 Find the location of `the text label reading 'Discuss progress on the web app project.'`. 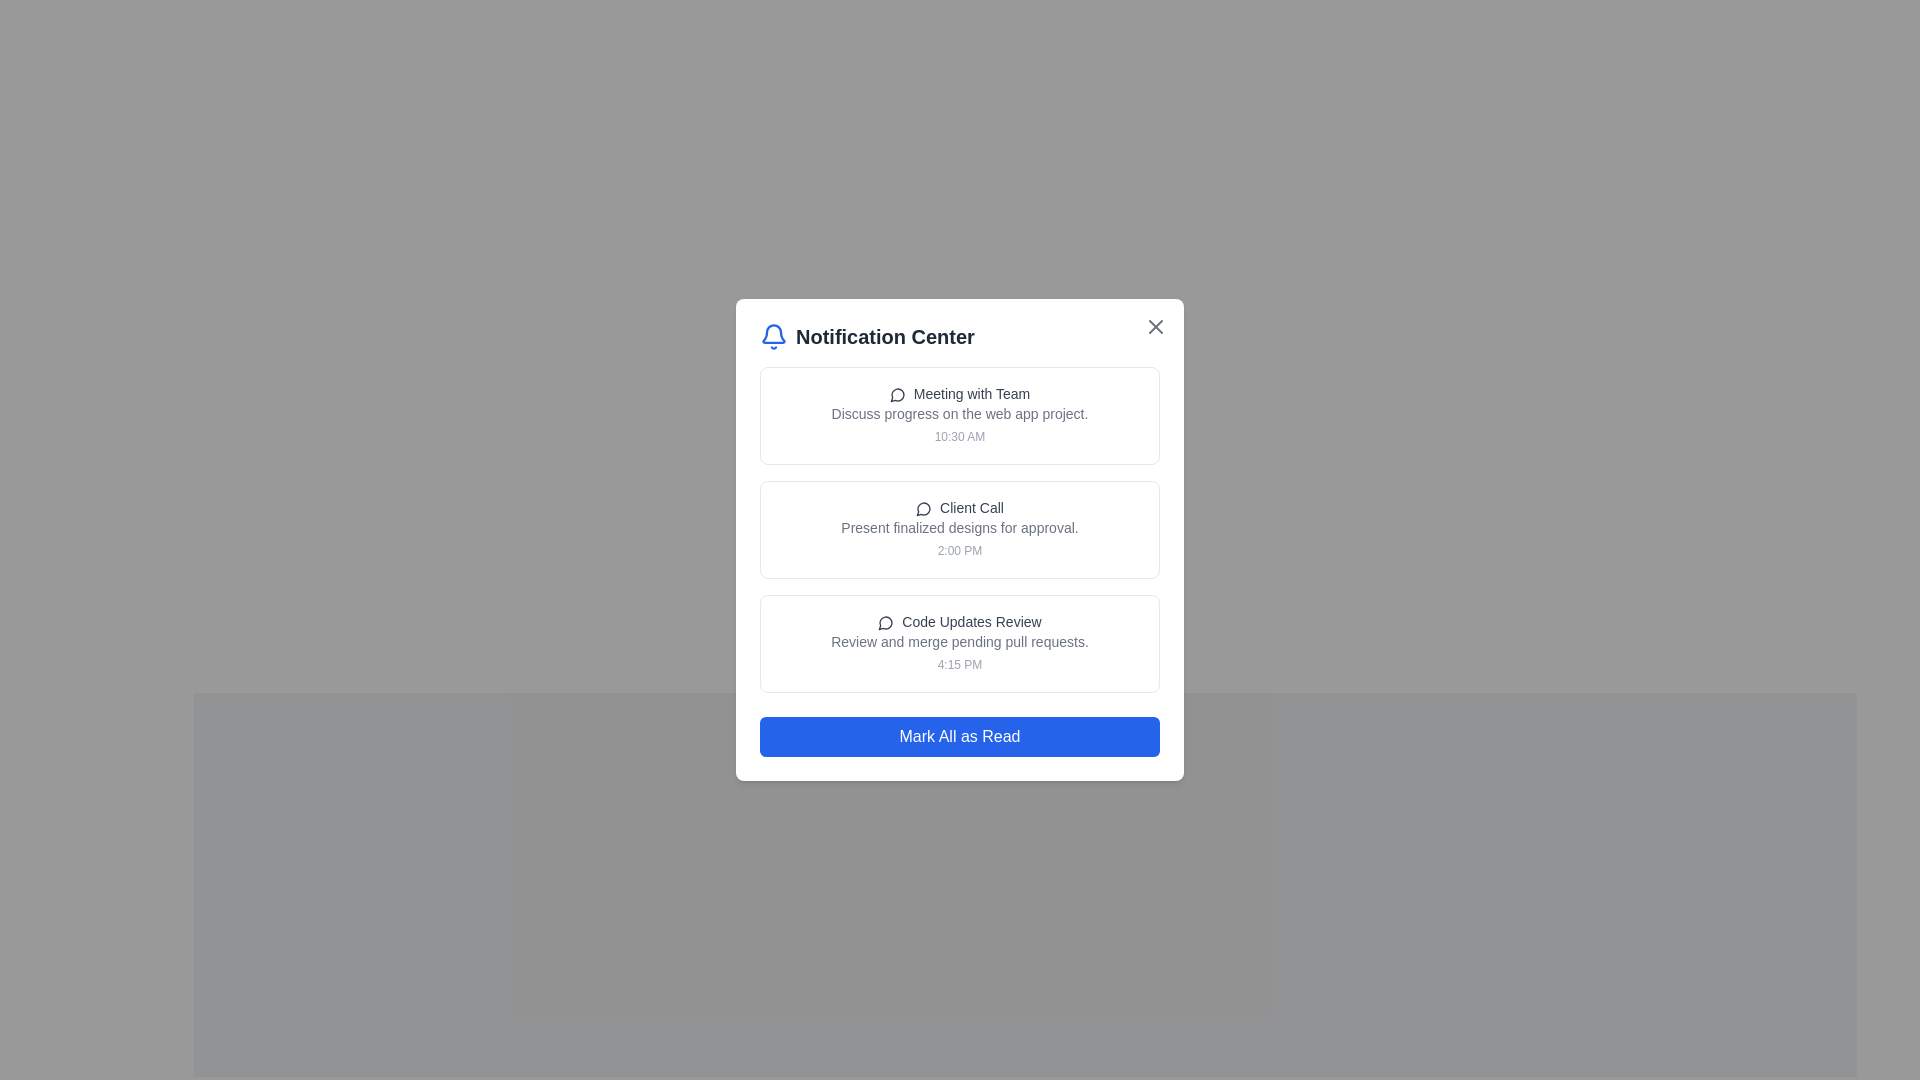

the text label reading 'Discuss progress on the web app project.' is located at coordinates (960, 412).